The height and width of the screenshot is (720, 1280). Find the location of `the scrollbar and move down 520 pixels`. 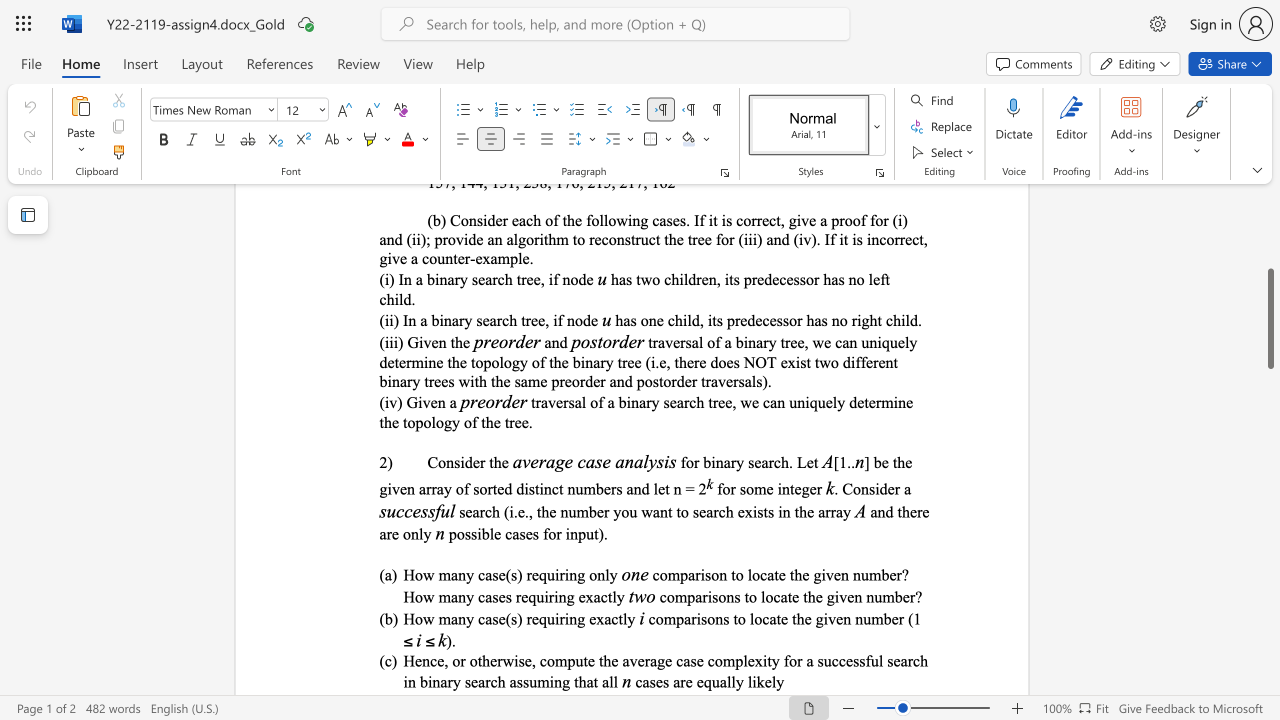

the scrollbar and move down 520 pixels is located at coordinates (1269, 318).